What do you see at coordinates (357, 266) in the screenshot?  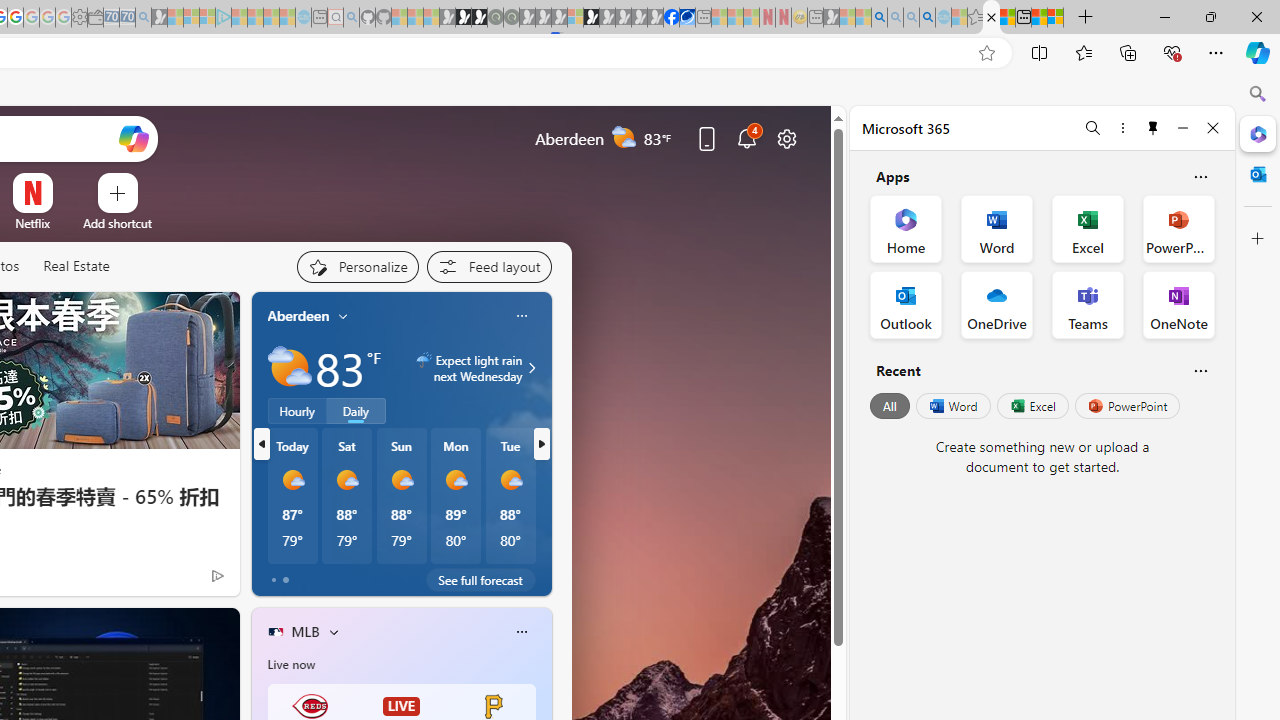 I see `'Personalize your feed"'` at bounding box center [357, 266].